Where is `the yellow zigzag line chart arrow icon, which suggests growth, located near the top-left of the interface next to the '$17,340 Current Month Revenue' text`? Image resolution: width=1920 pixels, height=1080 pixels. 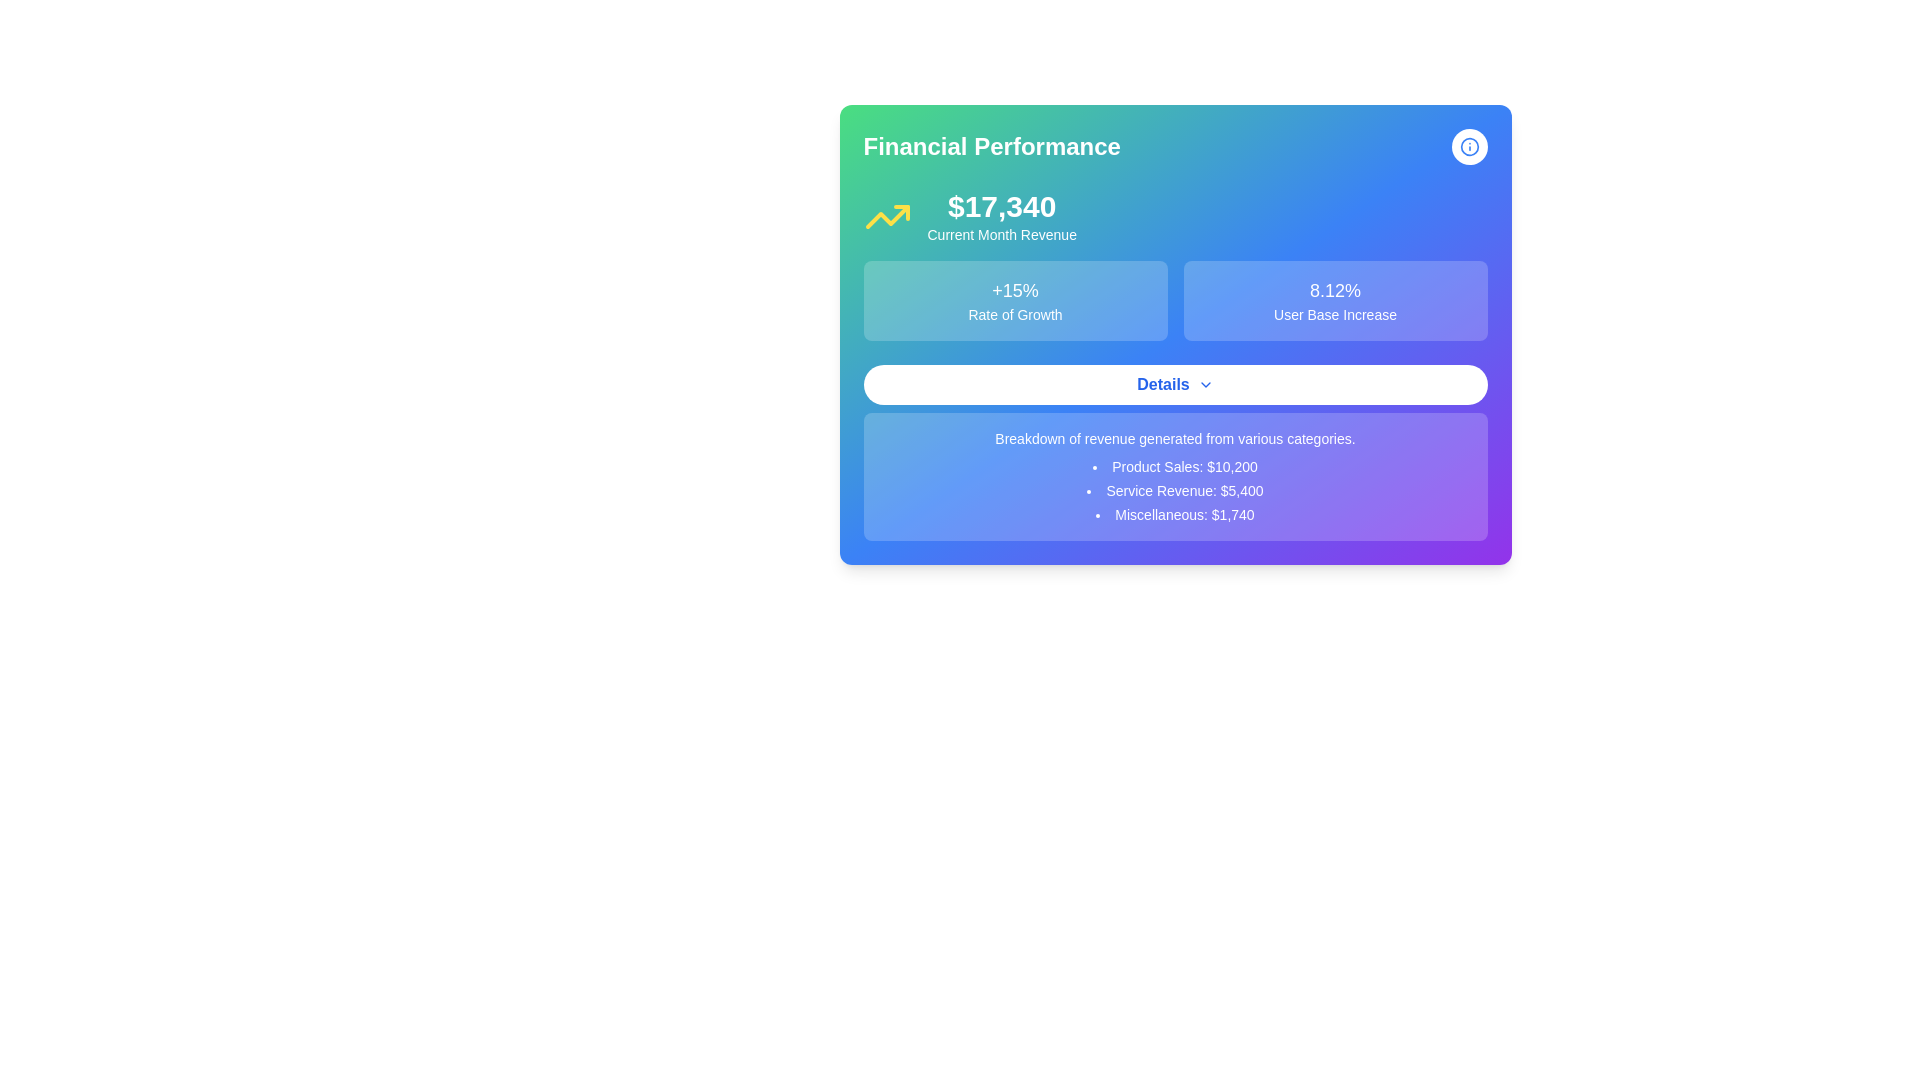
the yellow zigzag line chart arrow icon, which suggests growth, located near the top-left of the interface next to the '$17,340 Current Month Revenue' text is located at coordinates (886, 216).